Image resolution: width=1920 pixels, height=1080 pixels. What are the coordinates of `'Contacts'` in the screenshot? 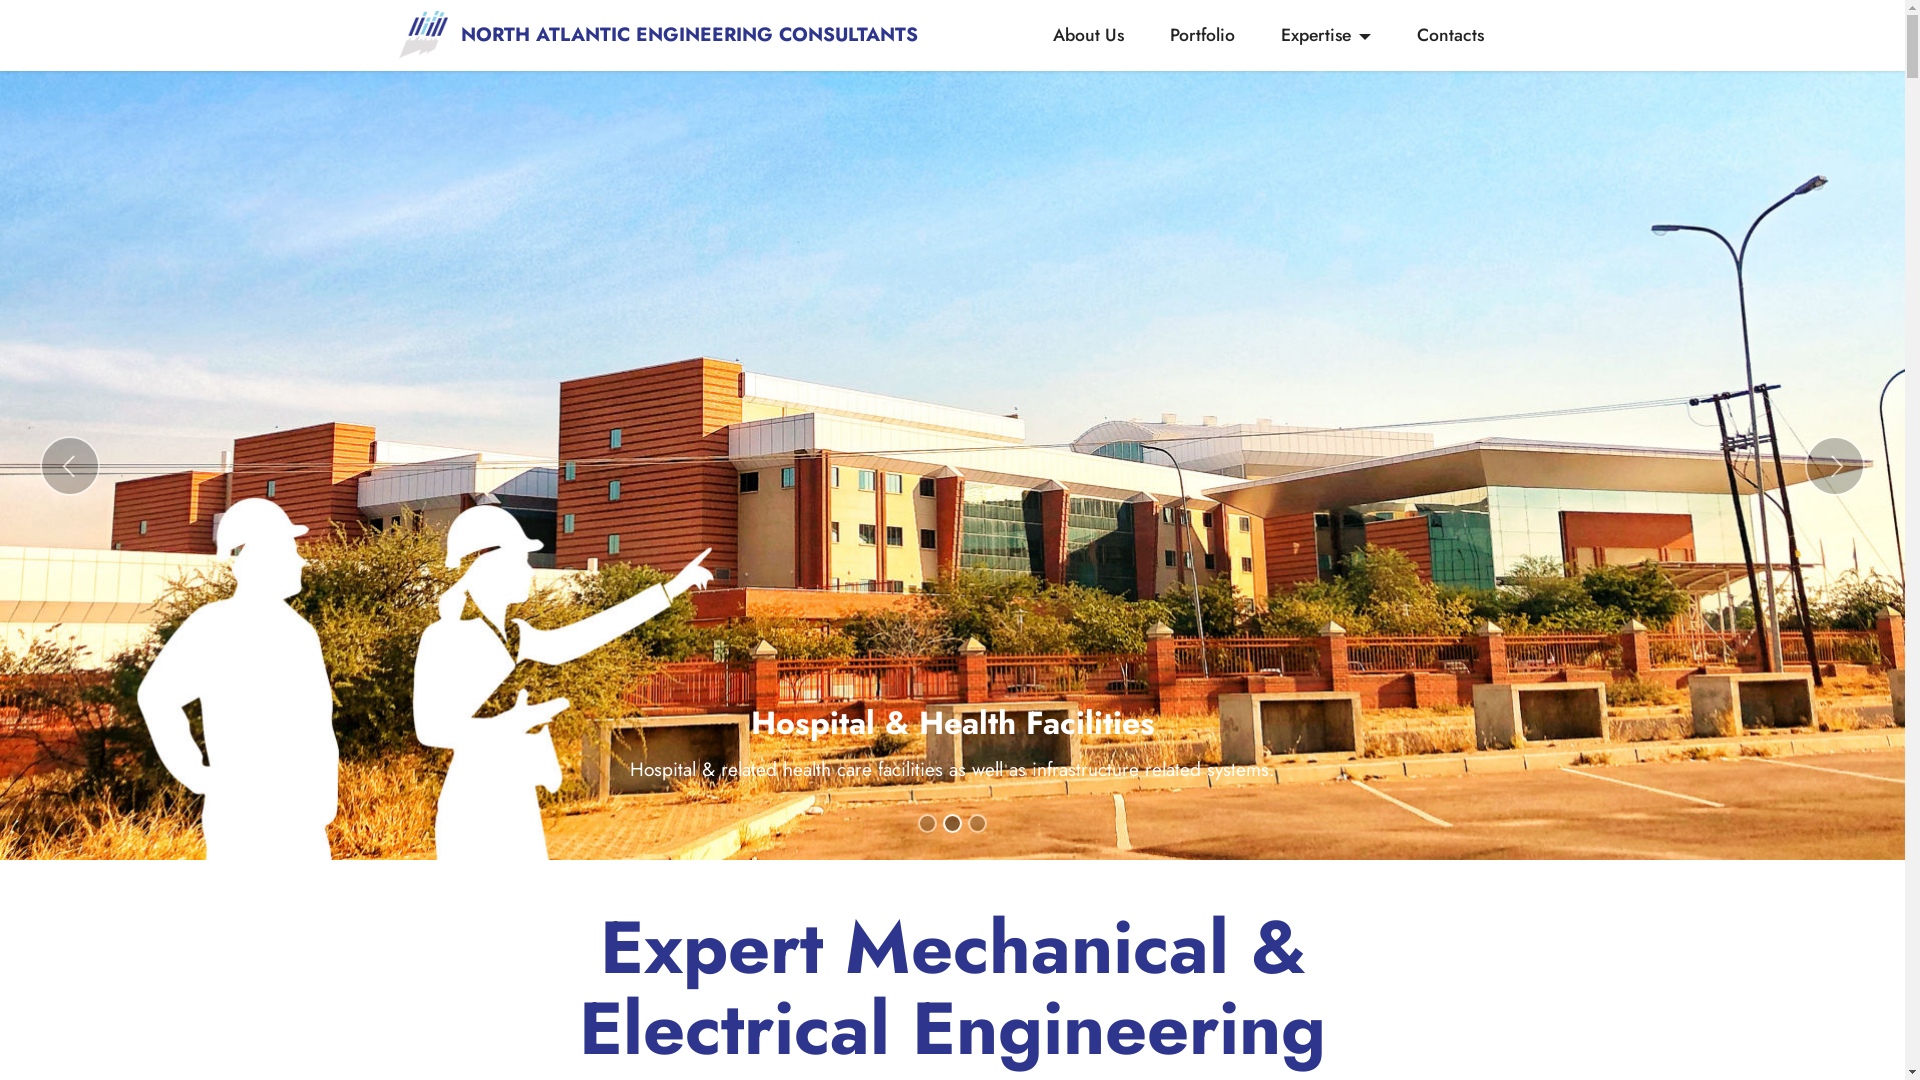 It's located at (1449, 34).